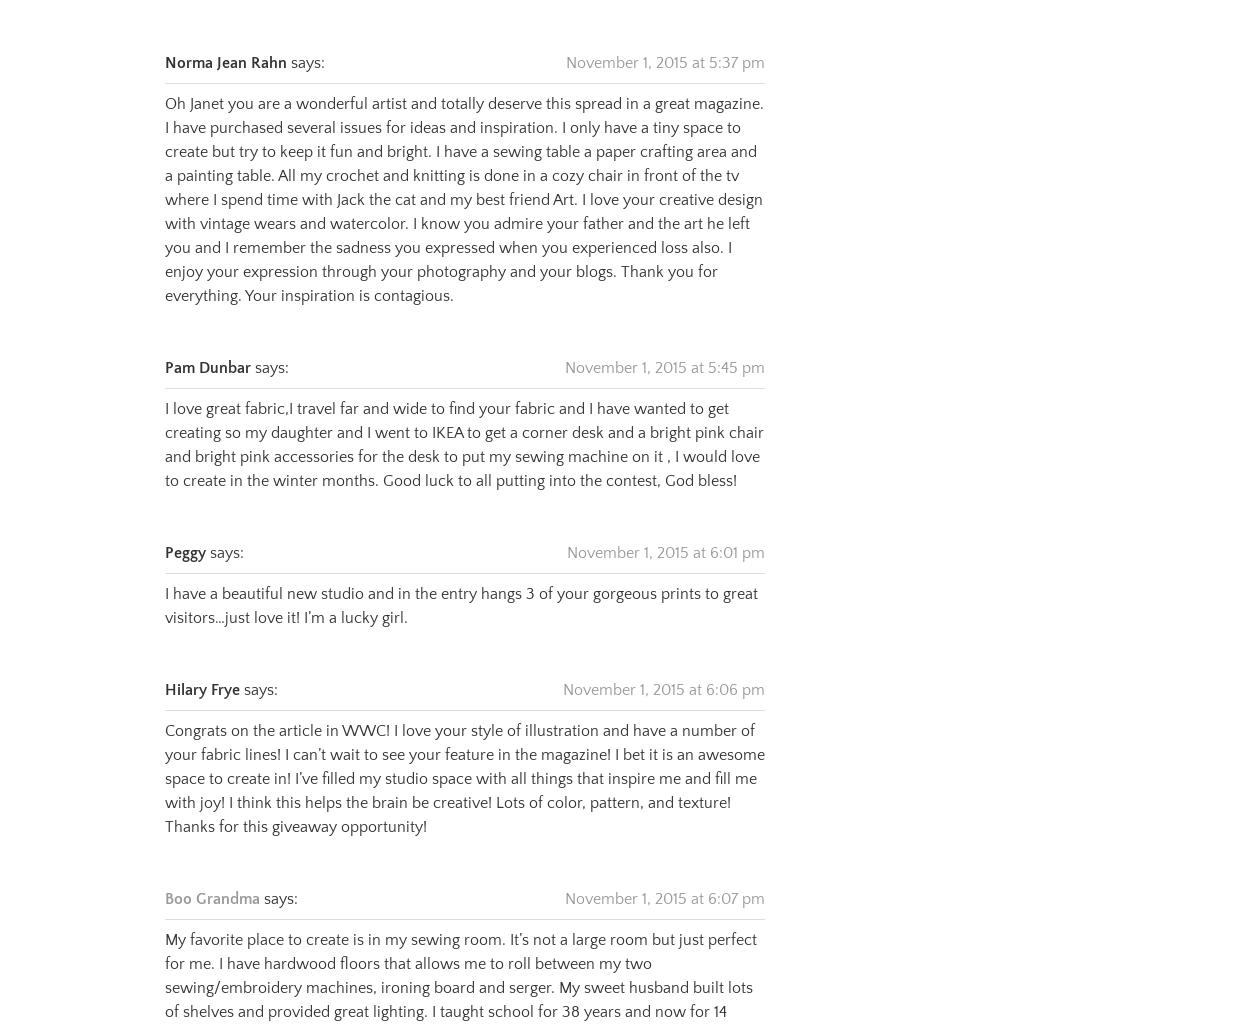  I want to click on 'Pam Dunbar', so click(207, 343).